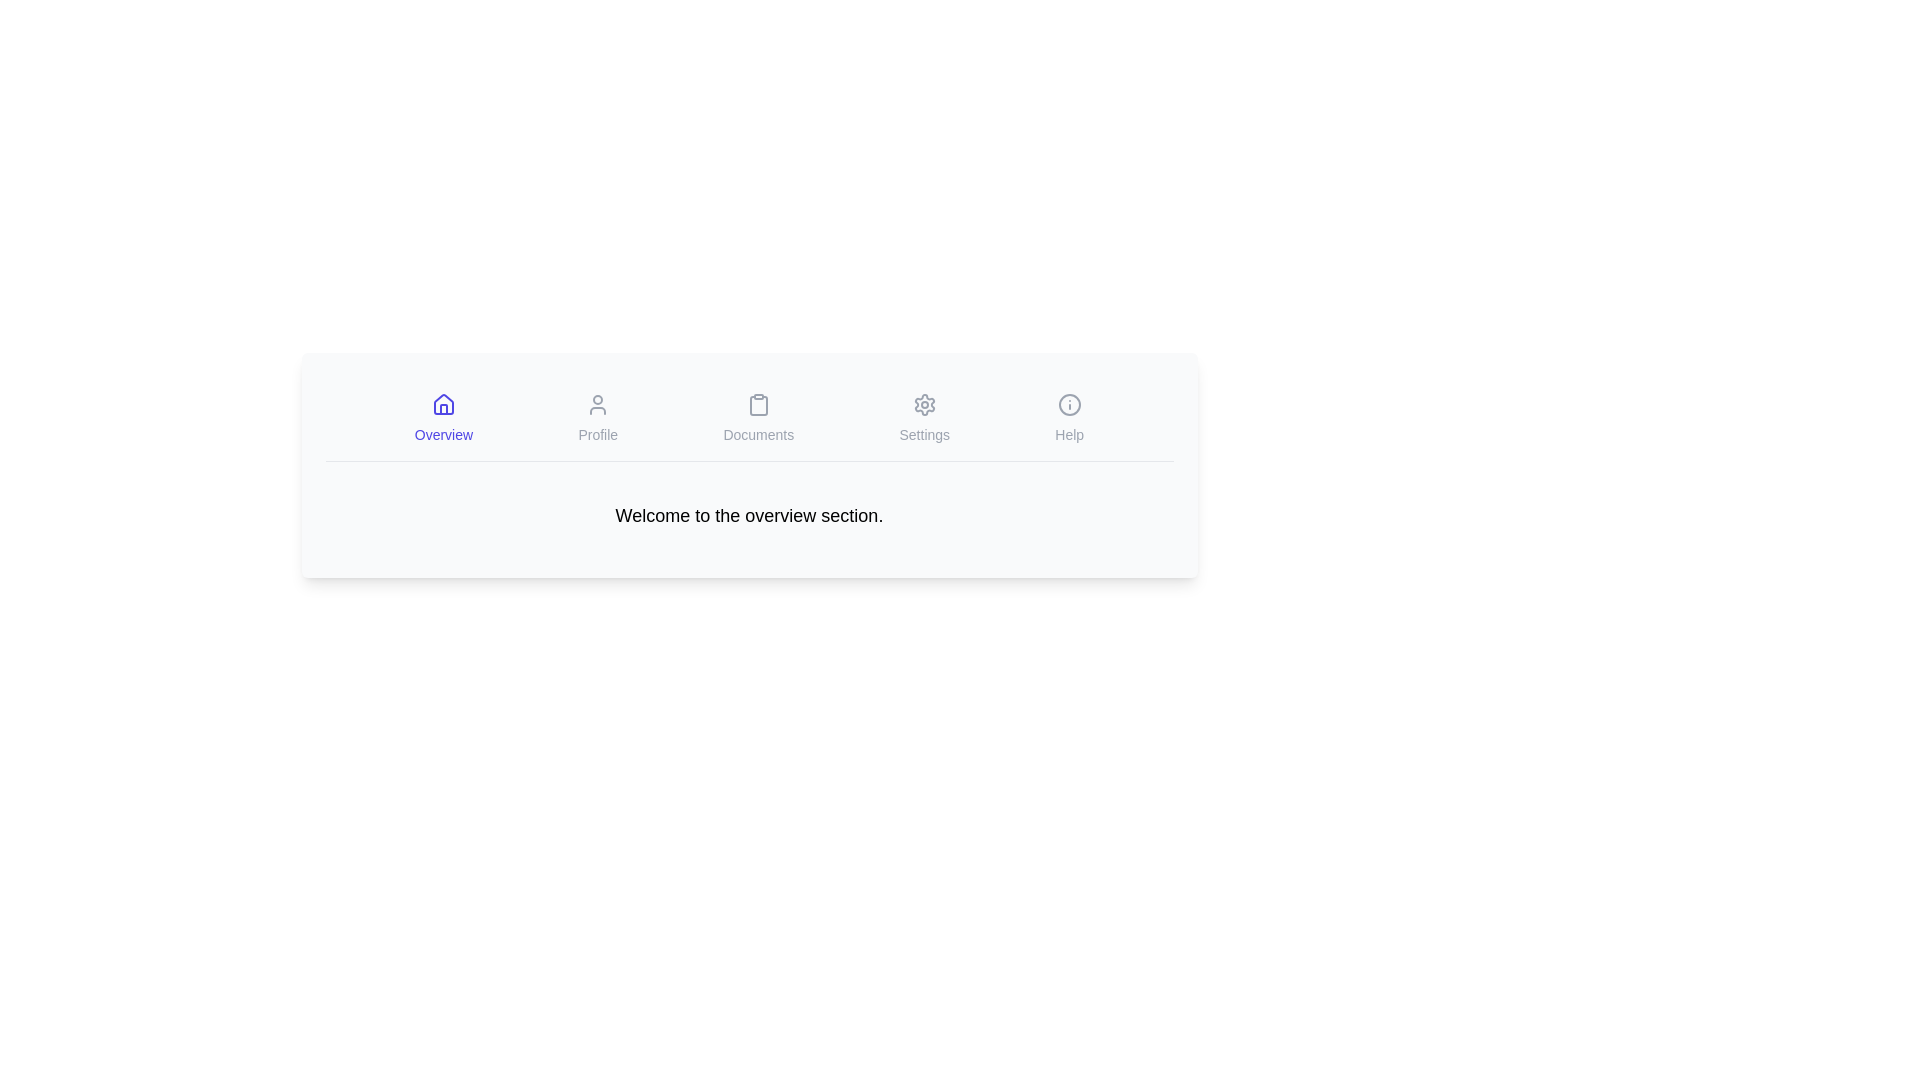 Image resolution: width=1920 pixels, height=1080 pixels. What do you see at coordinates (1068, 405) in the screenshot?
I see `the help icon located in the rightmost position of the top menu bar, which visually indicates the availability of help or additional information associated with the 'Help' text label` at bounding box center [1068, 405].